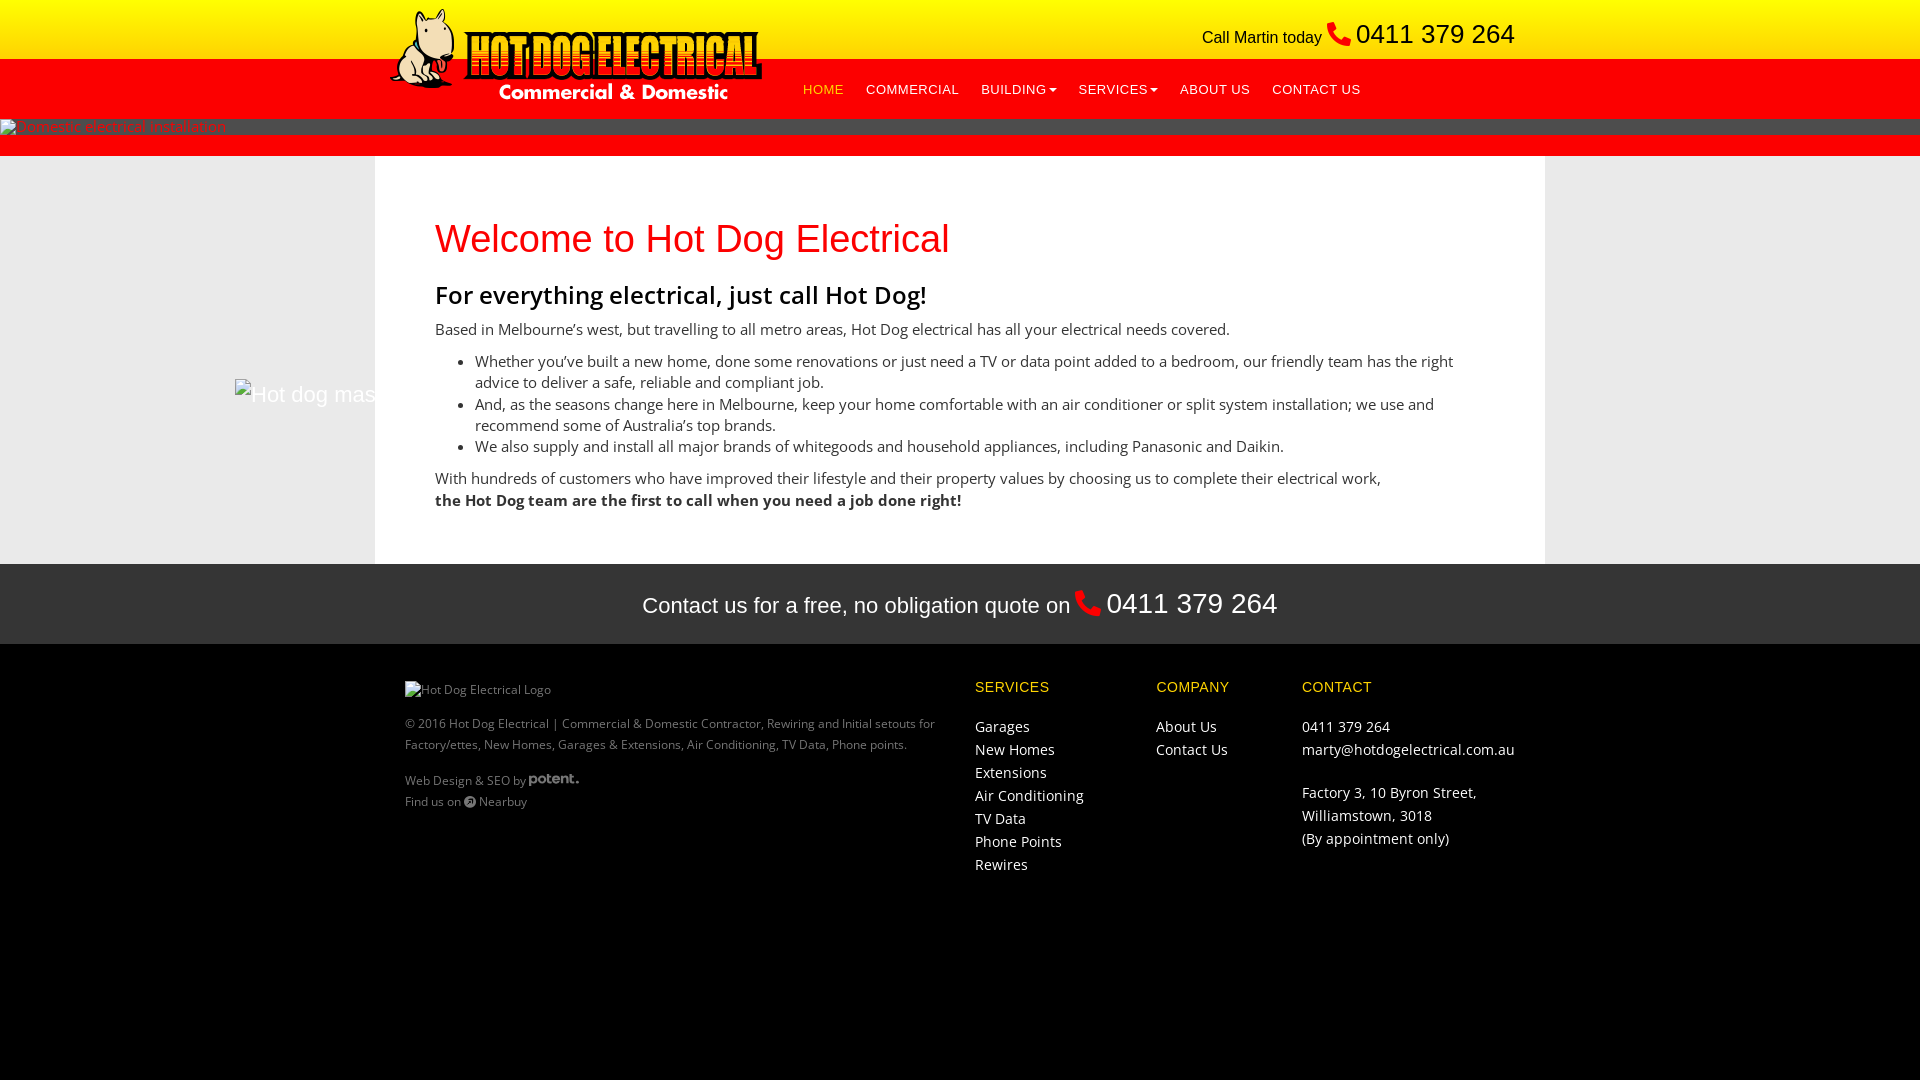 Image resolution: width=1920 pixels, height=1080 pixels. What do you see at coordinates (1260, 87) in the screenshot?
I see `'CONTACT US'` at bounding box center [1260, 87].